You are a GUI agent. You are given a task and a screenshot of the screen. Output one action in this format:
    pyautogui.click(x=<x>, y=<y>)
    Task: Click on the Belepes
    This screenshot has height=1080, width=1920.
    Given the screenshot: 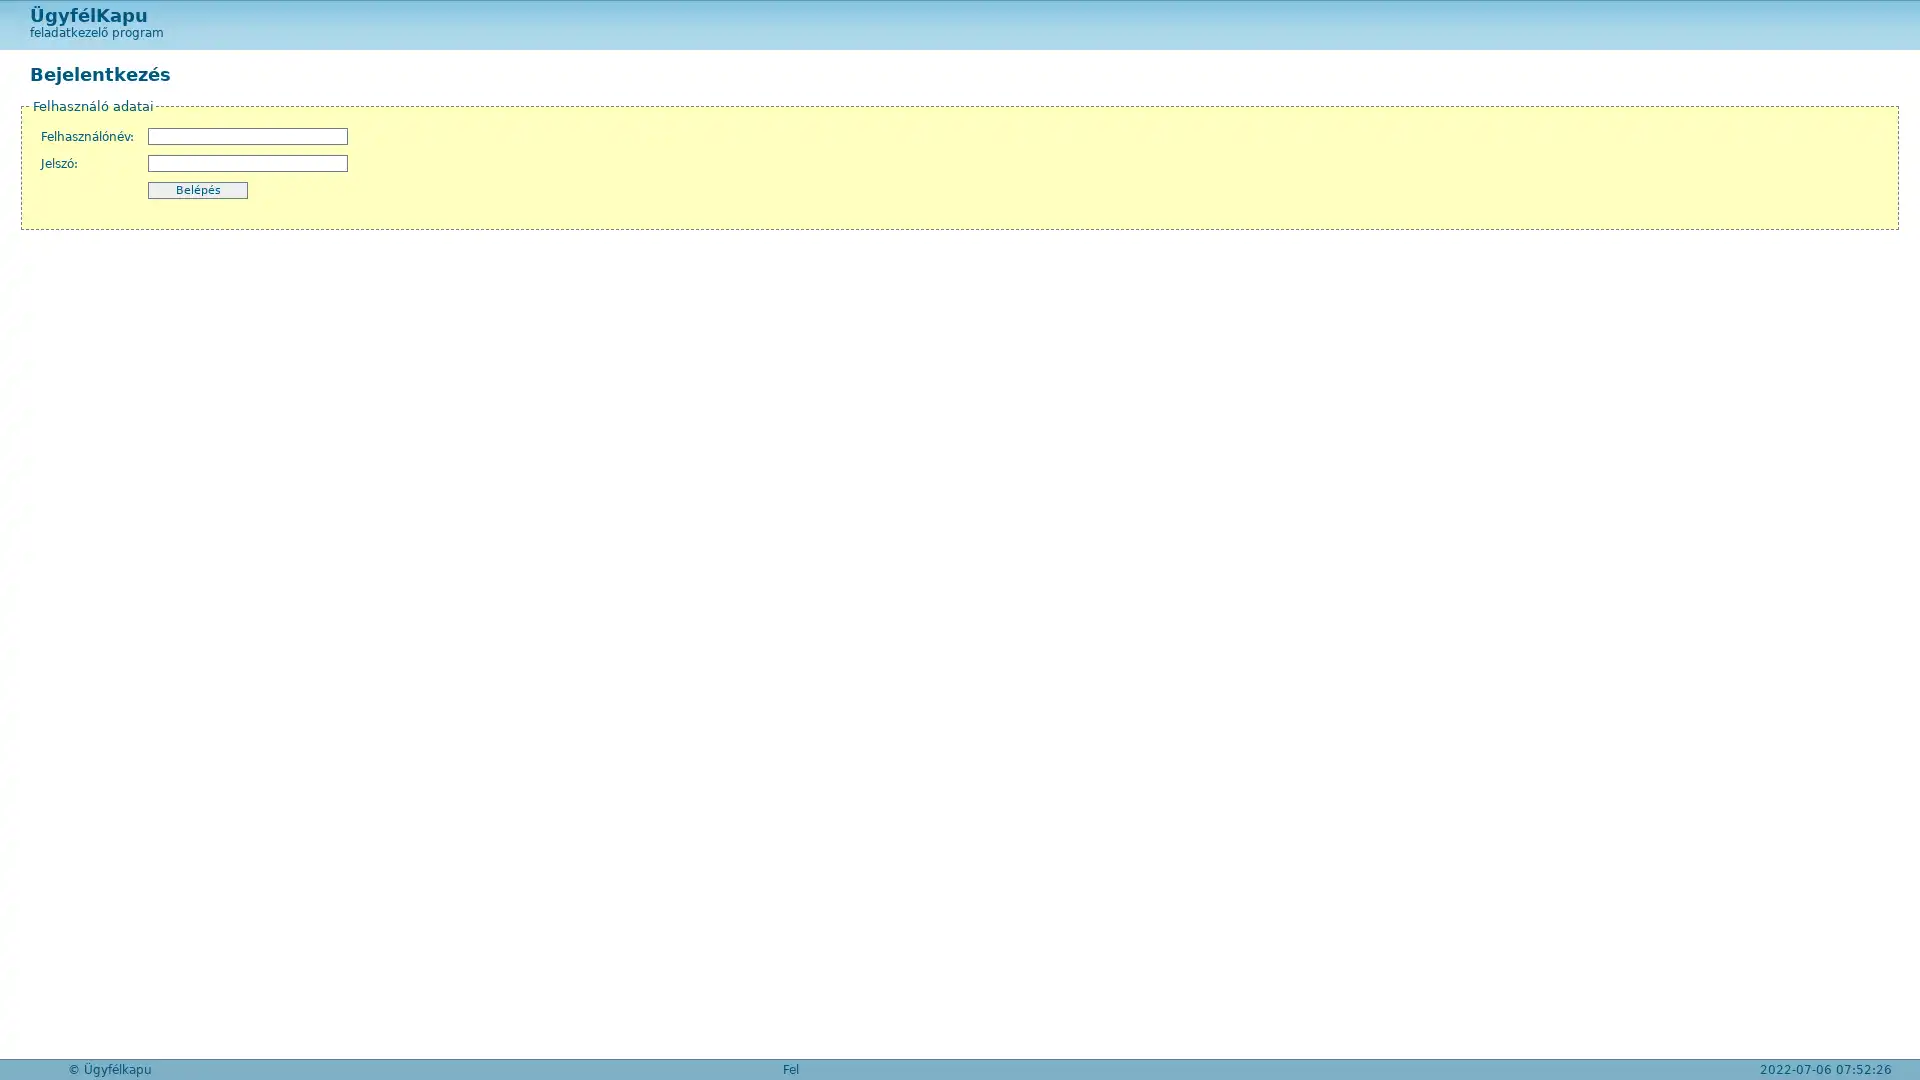 What is the action you would take?
    pyautogui.click(x=197, y=190)
    